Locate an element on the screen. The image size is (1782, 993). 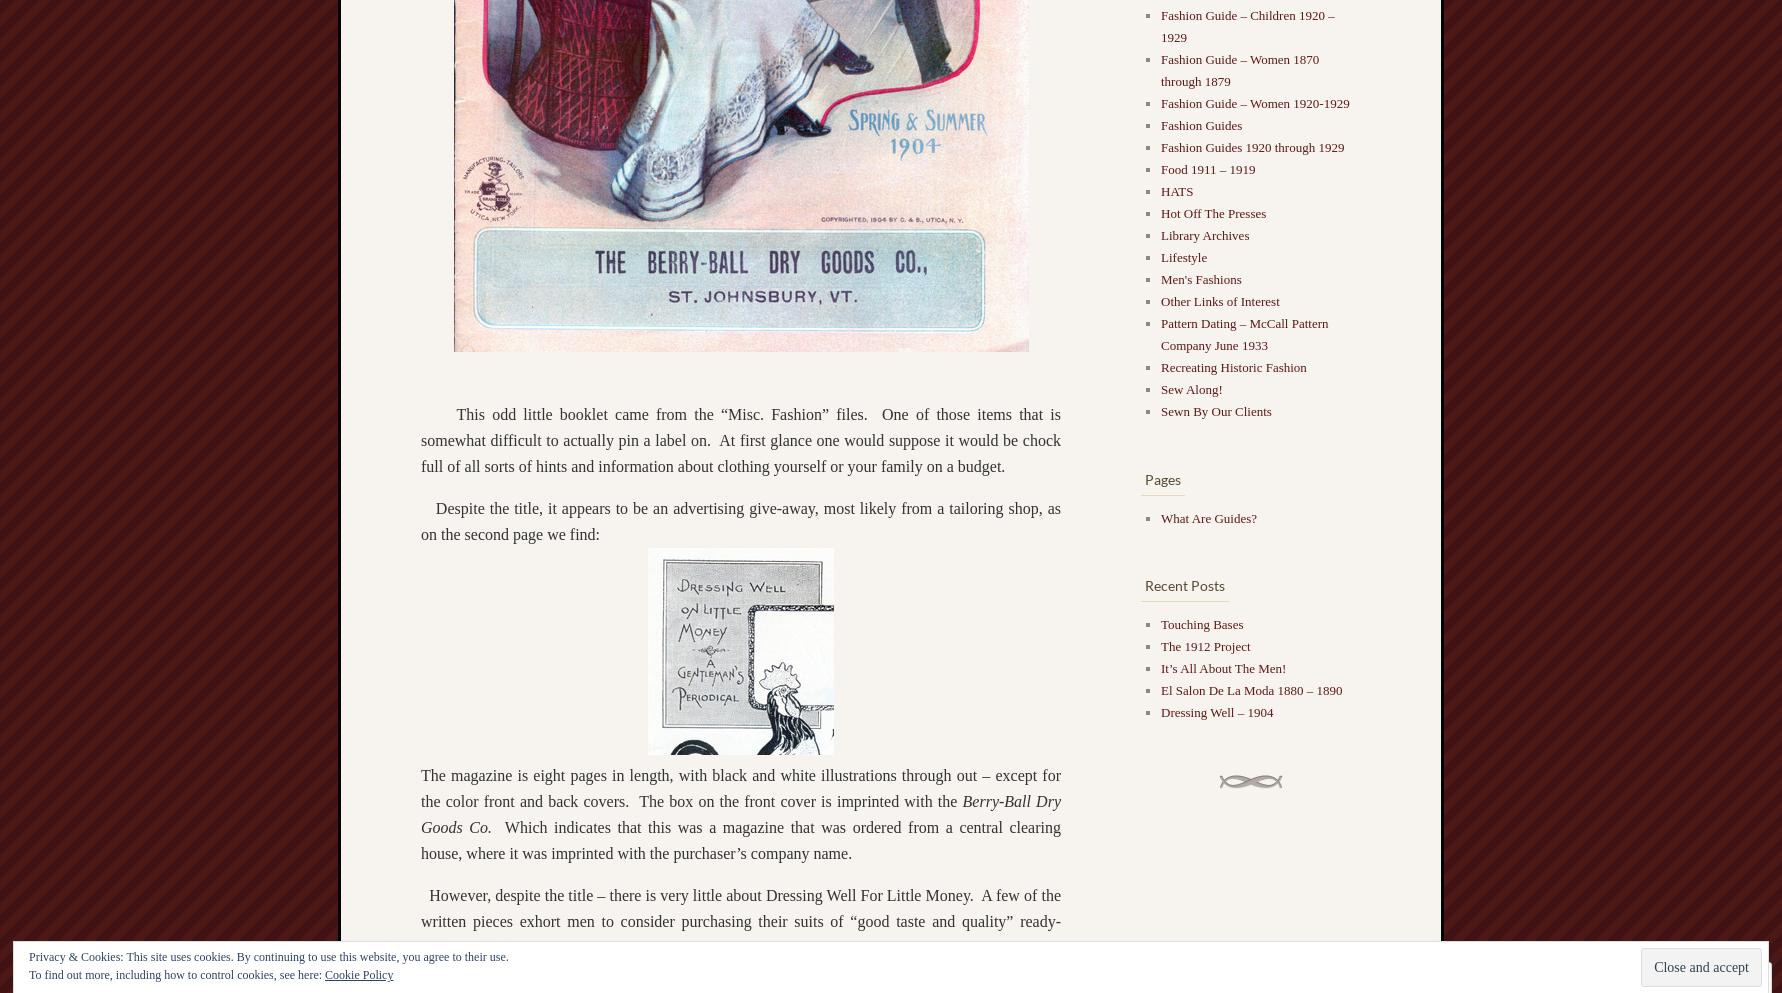
'The 1912 Project' is located at coordinates (1159, 644).